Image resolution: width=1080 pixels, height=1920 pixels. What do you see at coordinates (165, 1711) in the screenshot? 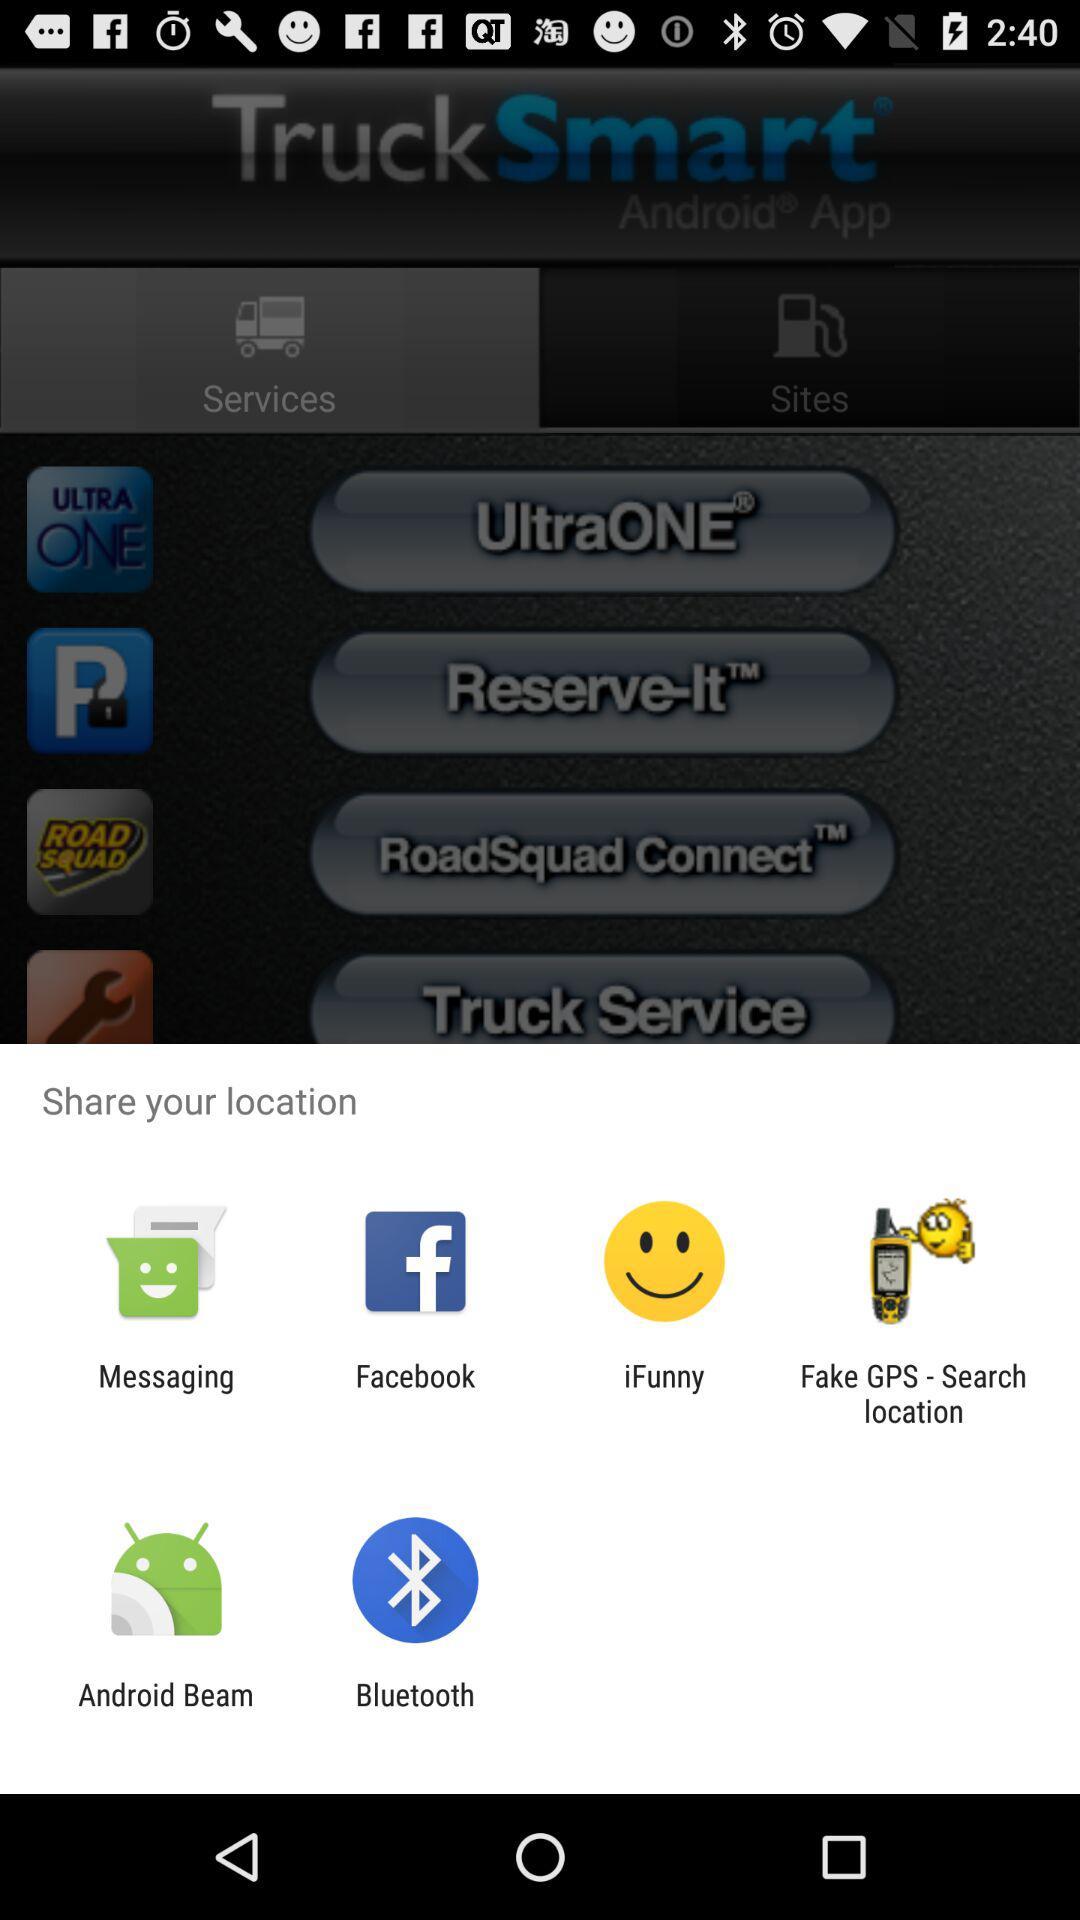
I see `the item to the left of the bluetooth icon` at bounding box center [165, 1711].